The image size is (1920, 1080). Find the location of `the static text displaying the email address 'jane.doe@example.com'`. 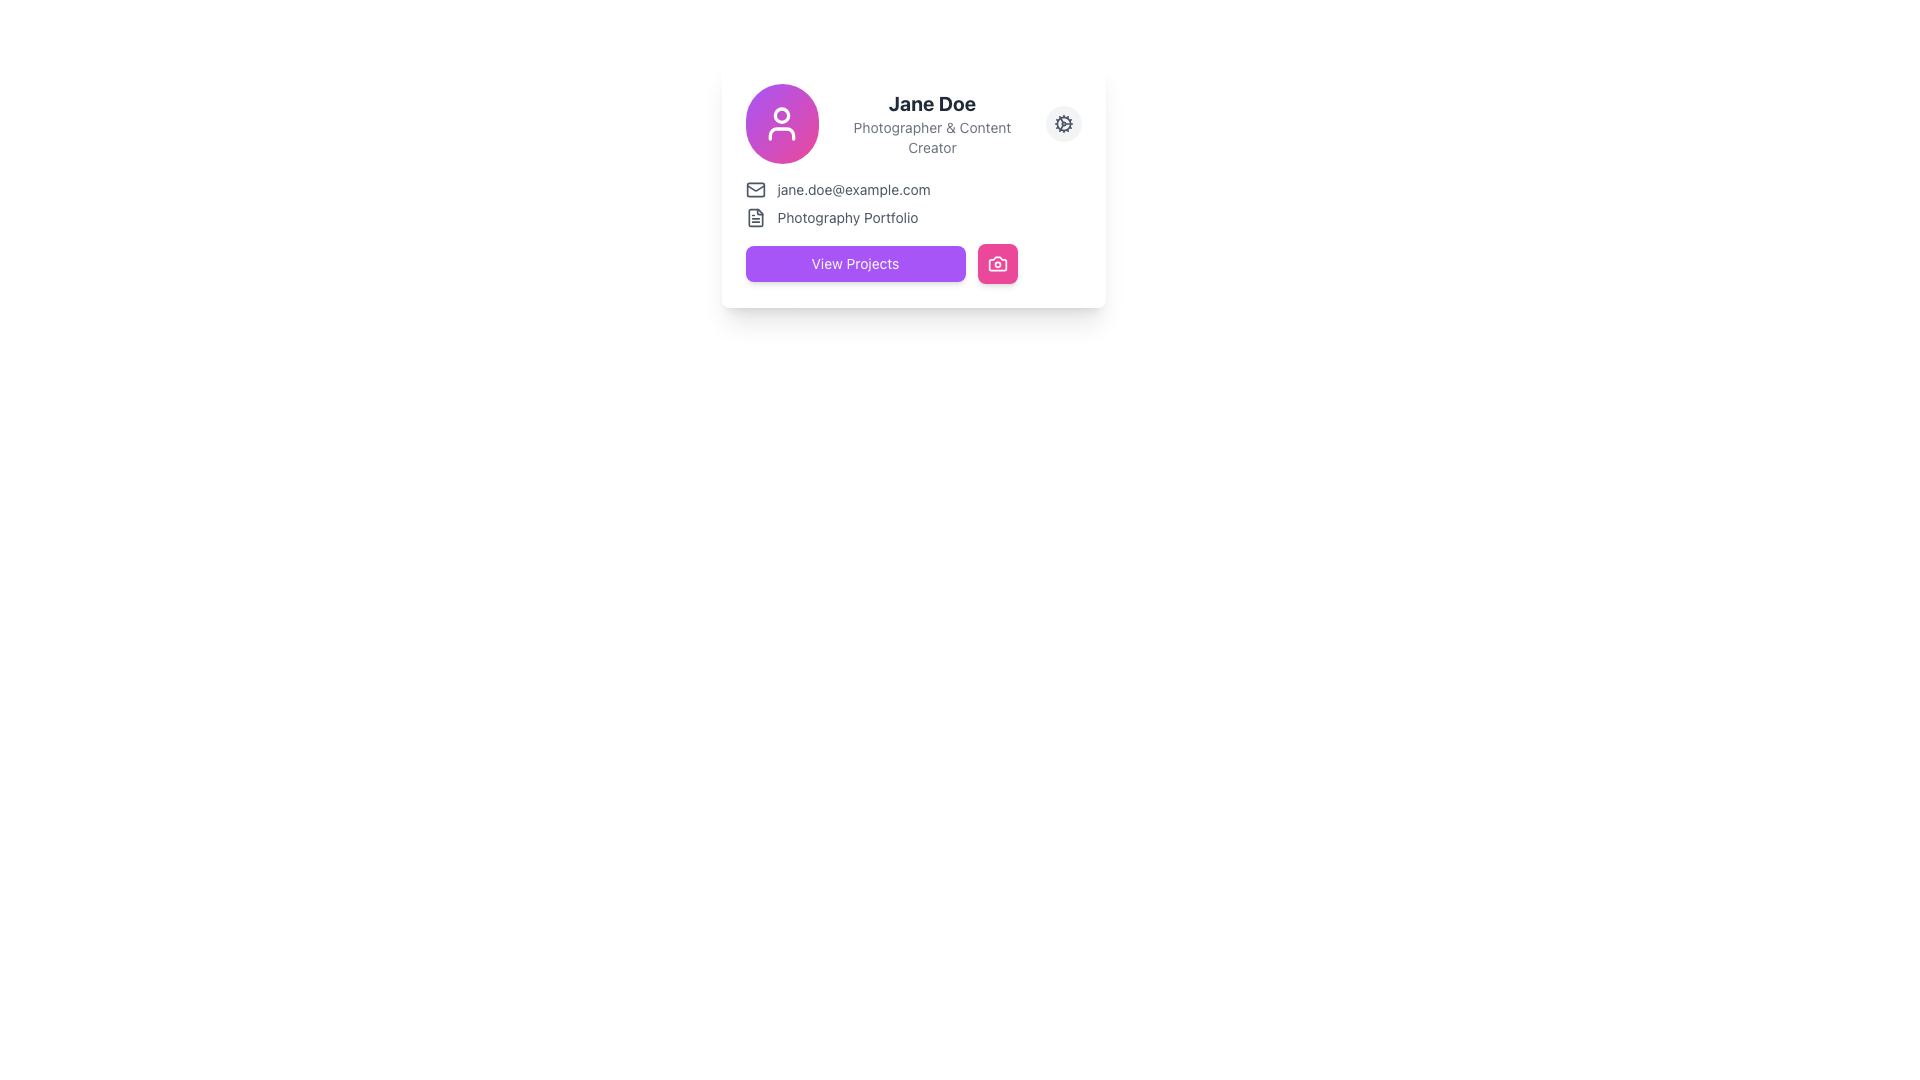

the static text displaying the email address 'jane.doe@example.com' is located at coordinates (854, 189).